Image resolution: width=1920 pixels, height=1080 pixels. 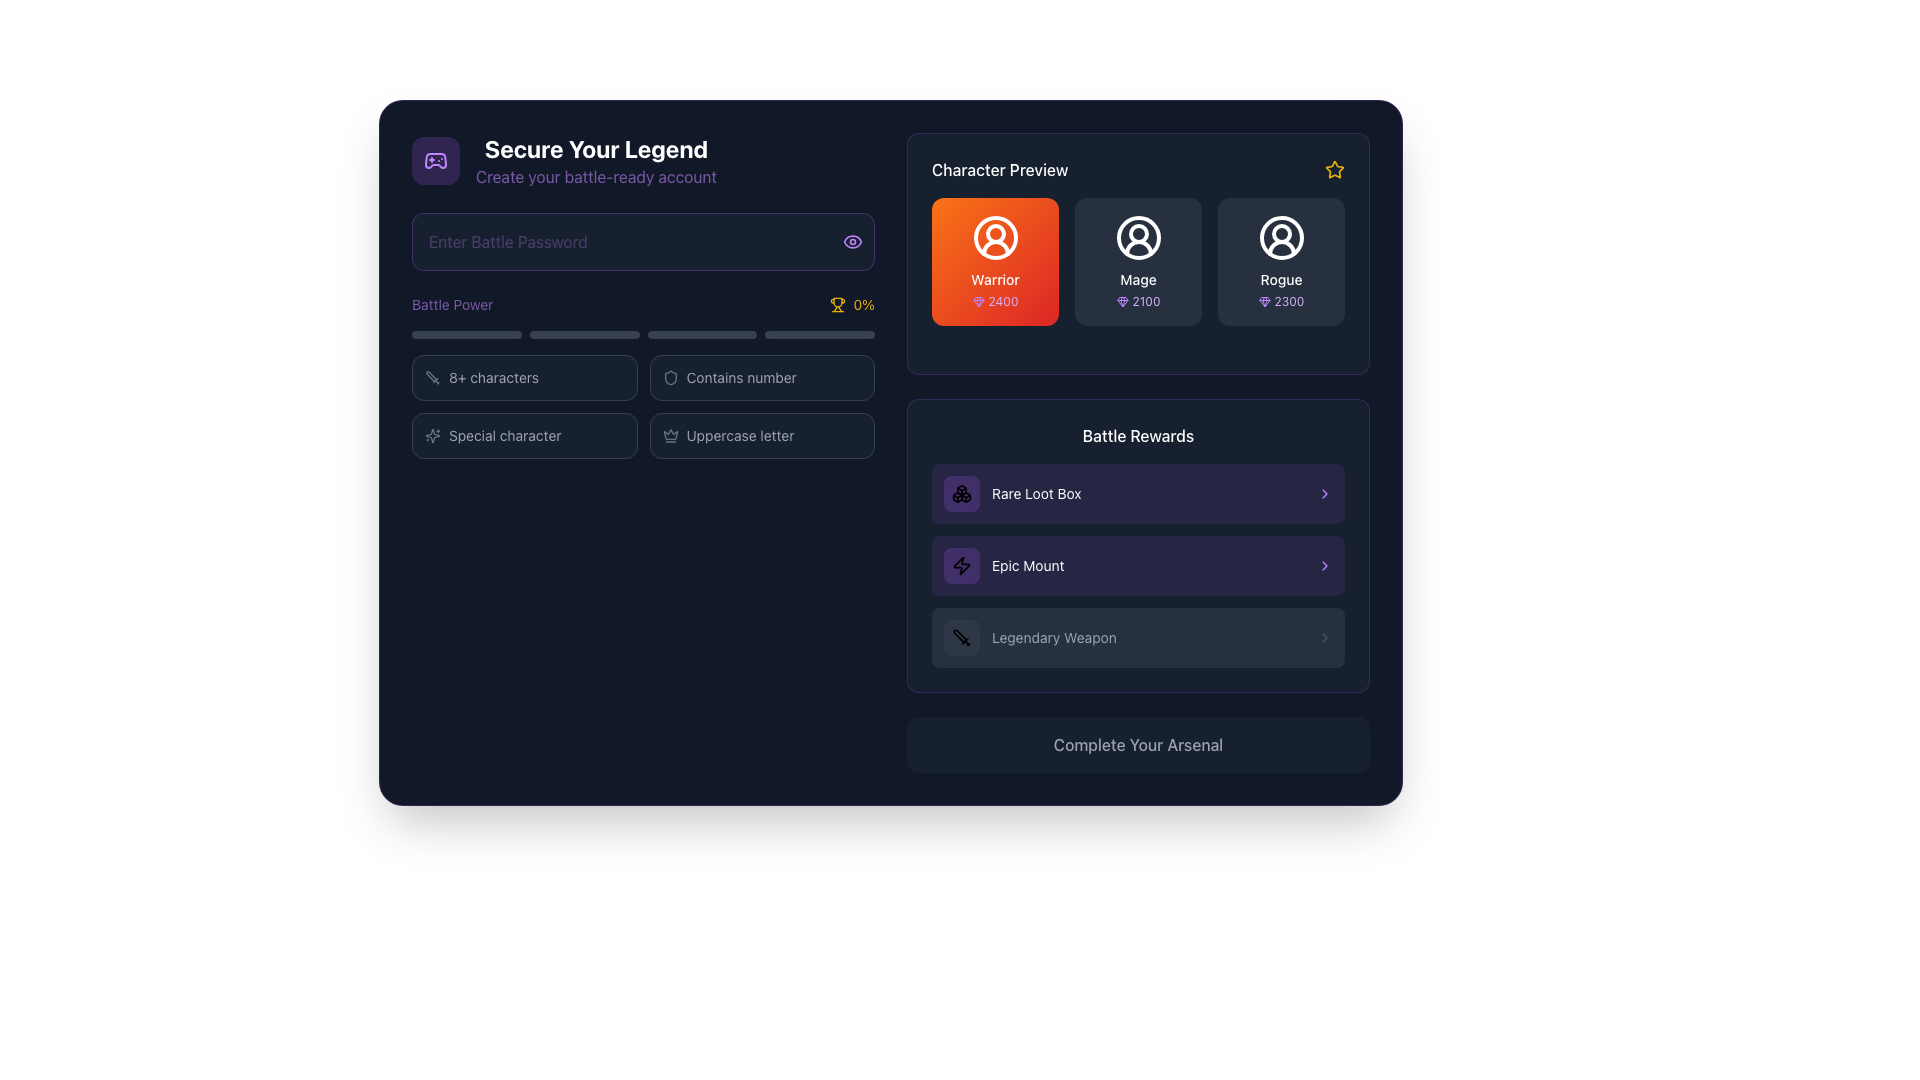 I want to click on text label that contains the phrase 'Create your battle-ready account', which is styled in purple and located below the primary heading 'Secure Your Legend', so click(x=595, y=176).